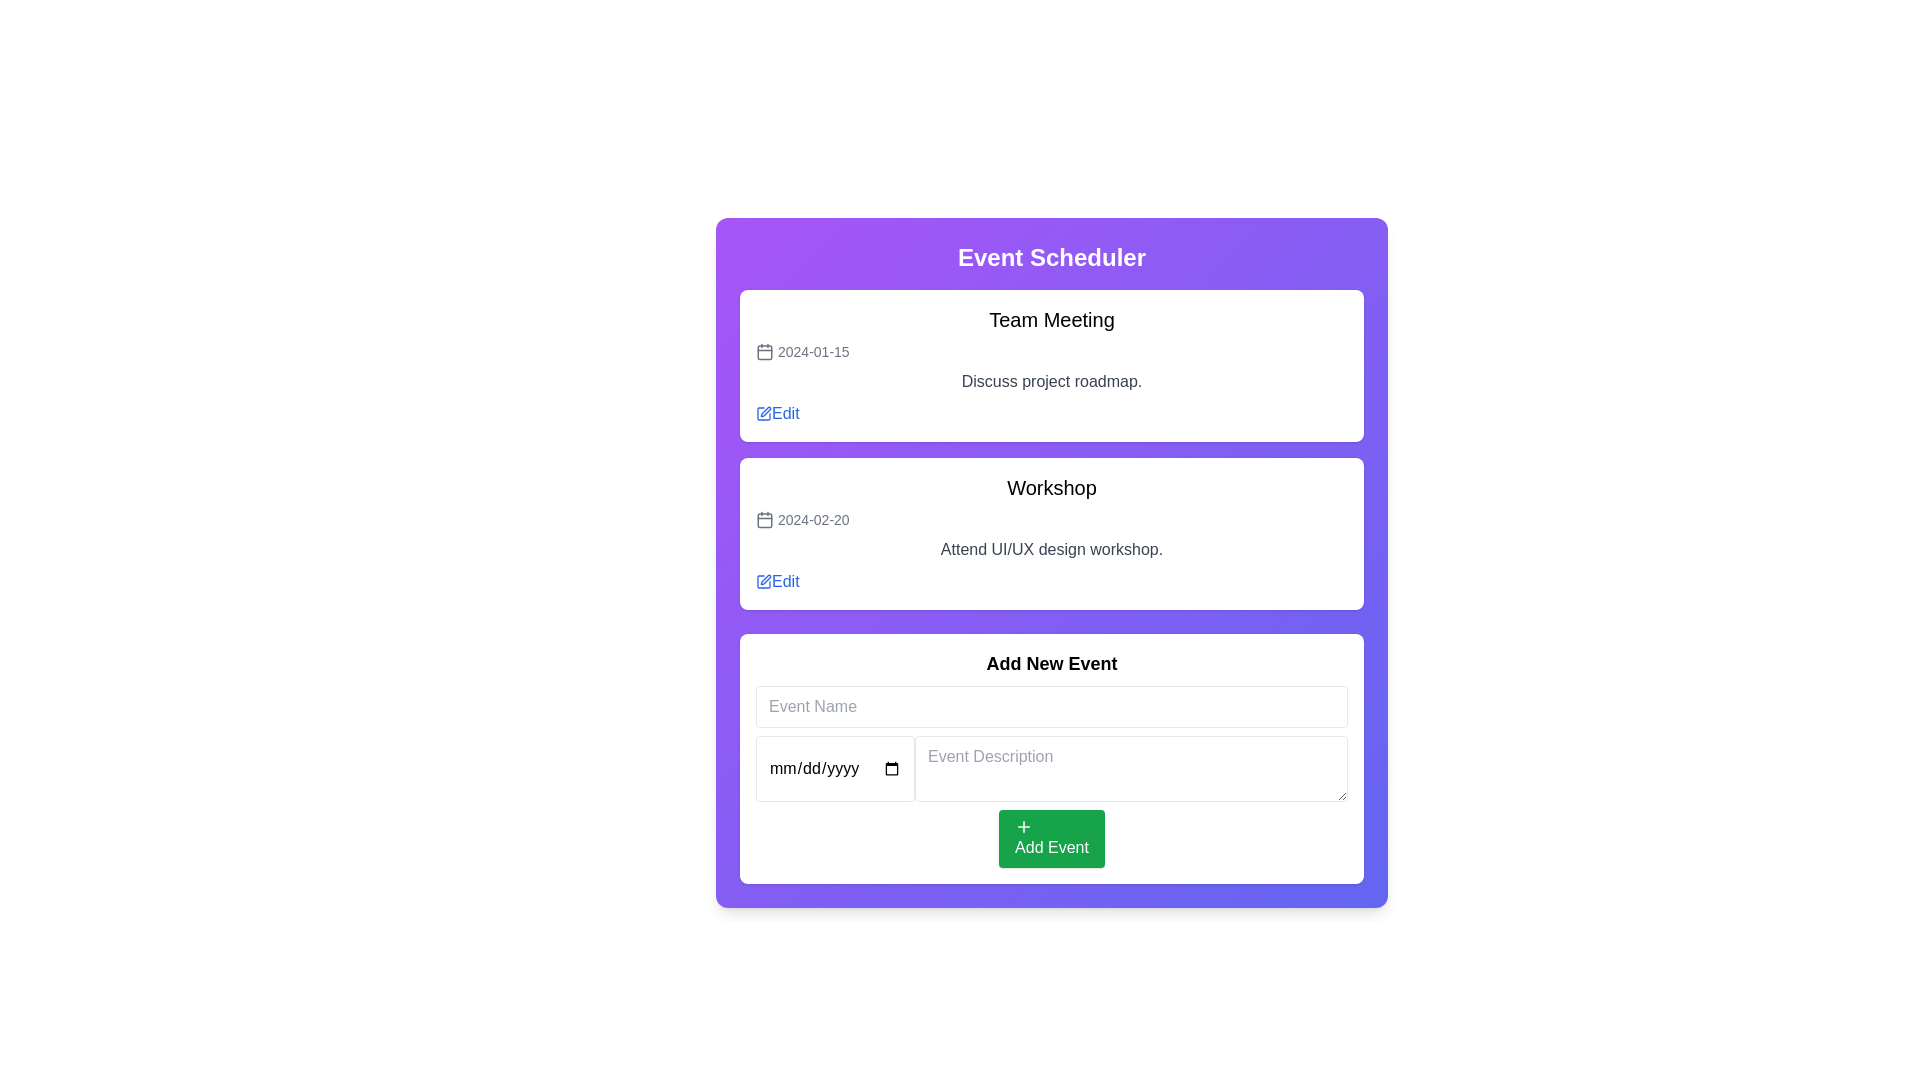  Describe the element at coordinates (1050, 839) in the screenshot. I see `the green 'Add Event' button, which features a white plus icon and white text, located near the bottom of the interface in the 'Add New Event' section` at that location.